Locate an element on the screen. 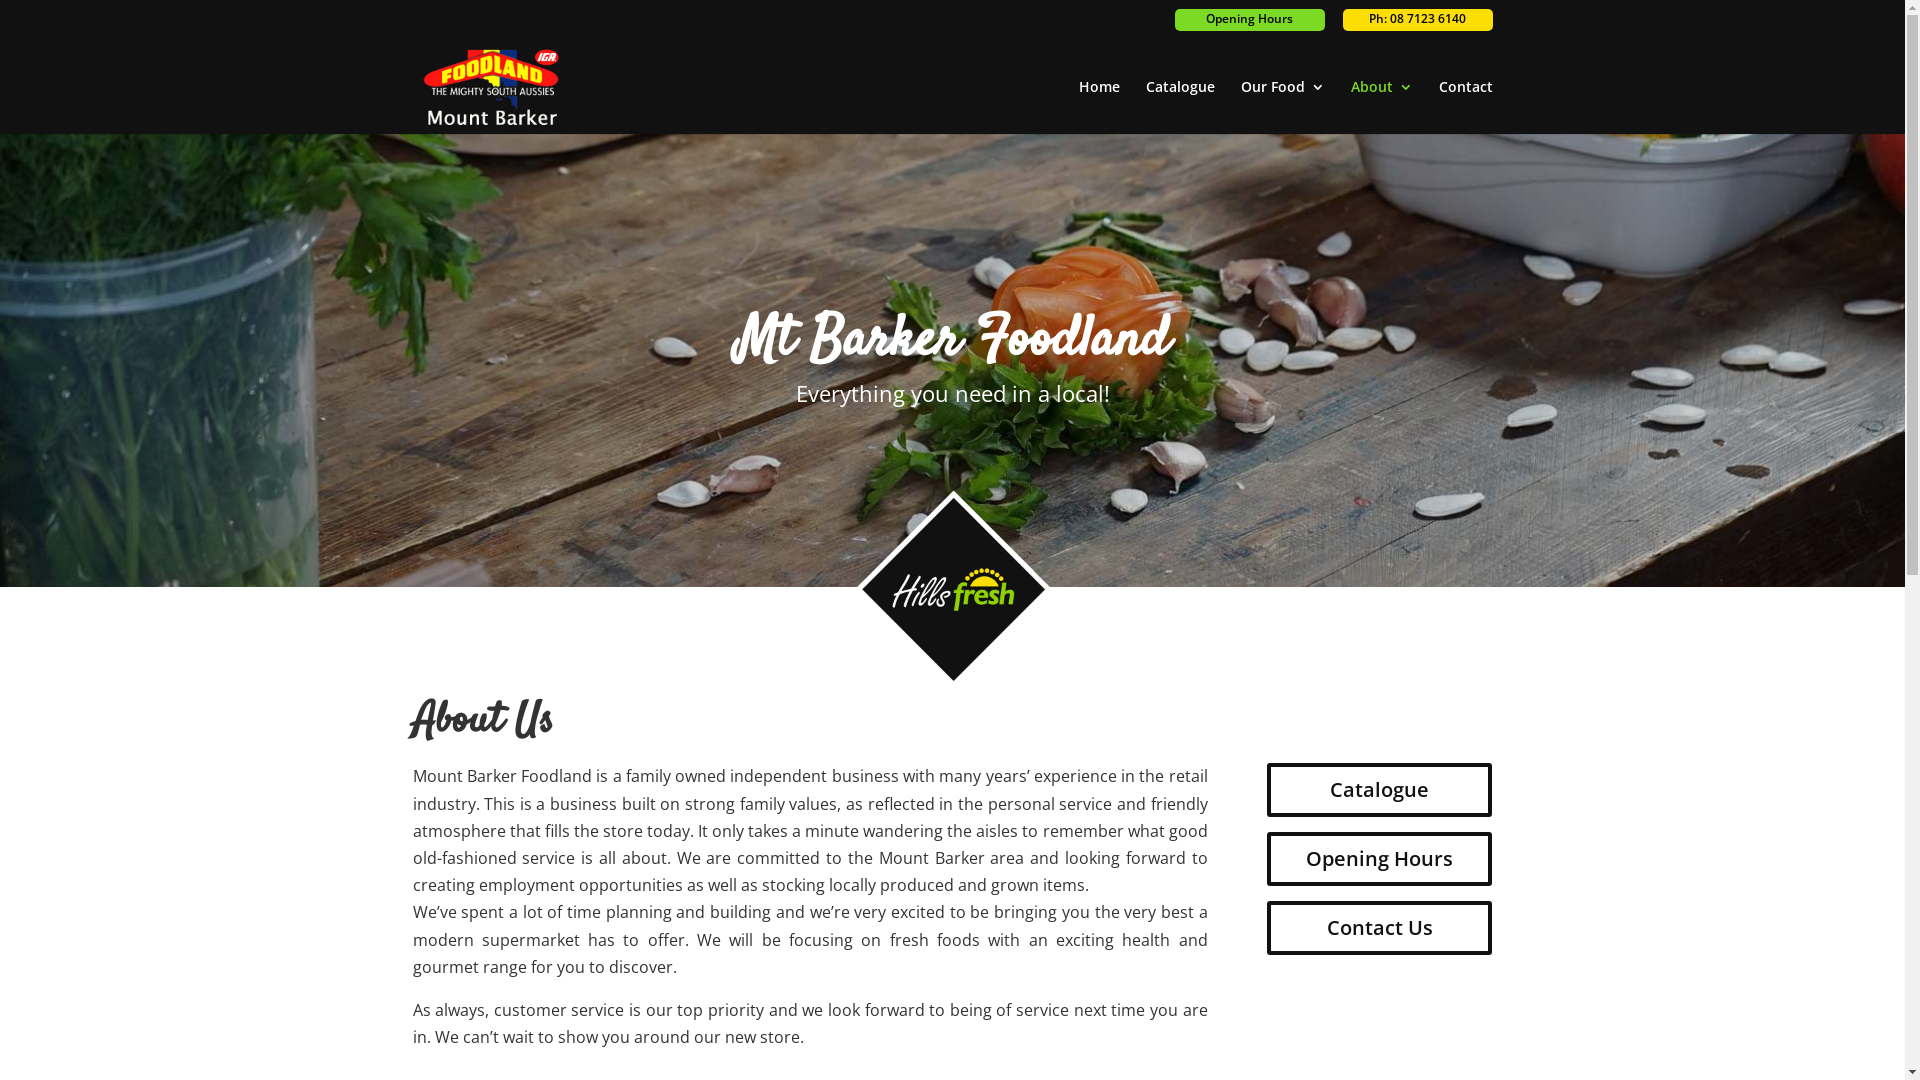  'Ph: 08 7123 6140' is located at coordinates (1415, 19).